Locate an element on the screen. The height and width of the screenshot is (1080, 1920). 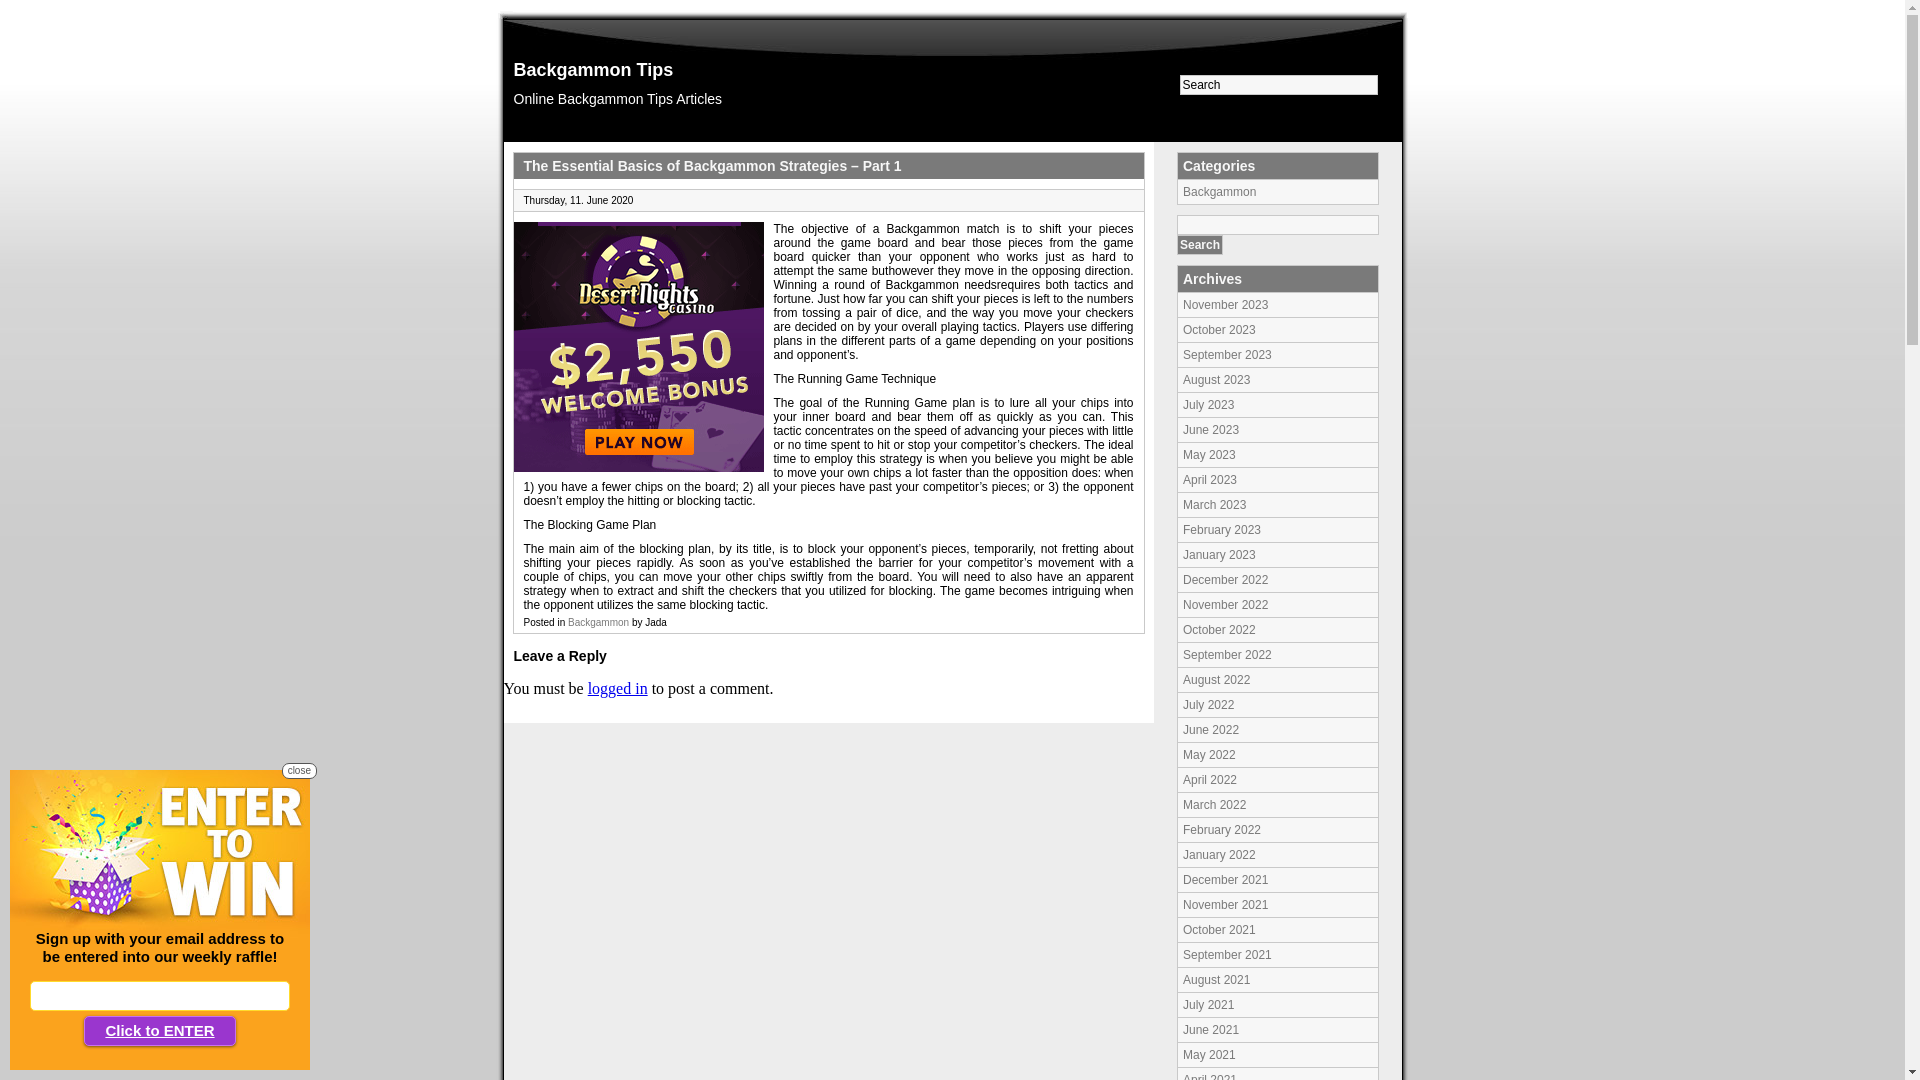
'November 2021' is located at coordinates (1224, 905).